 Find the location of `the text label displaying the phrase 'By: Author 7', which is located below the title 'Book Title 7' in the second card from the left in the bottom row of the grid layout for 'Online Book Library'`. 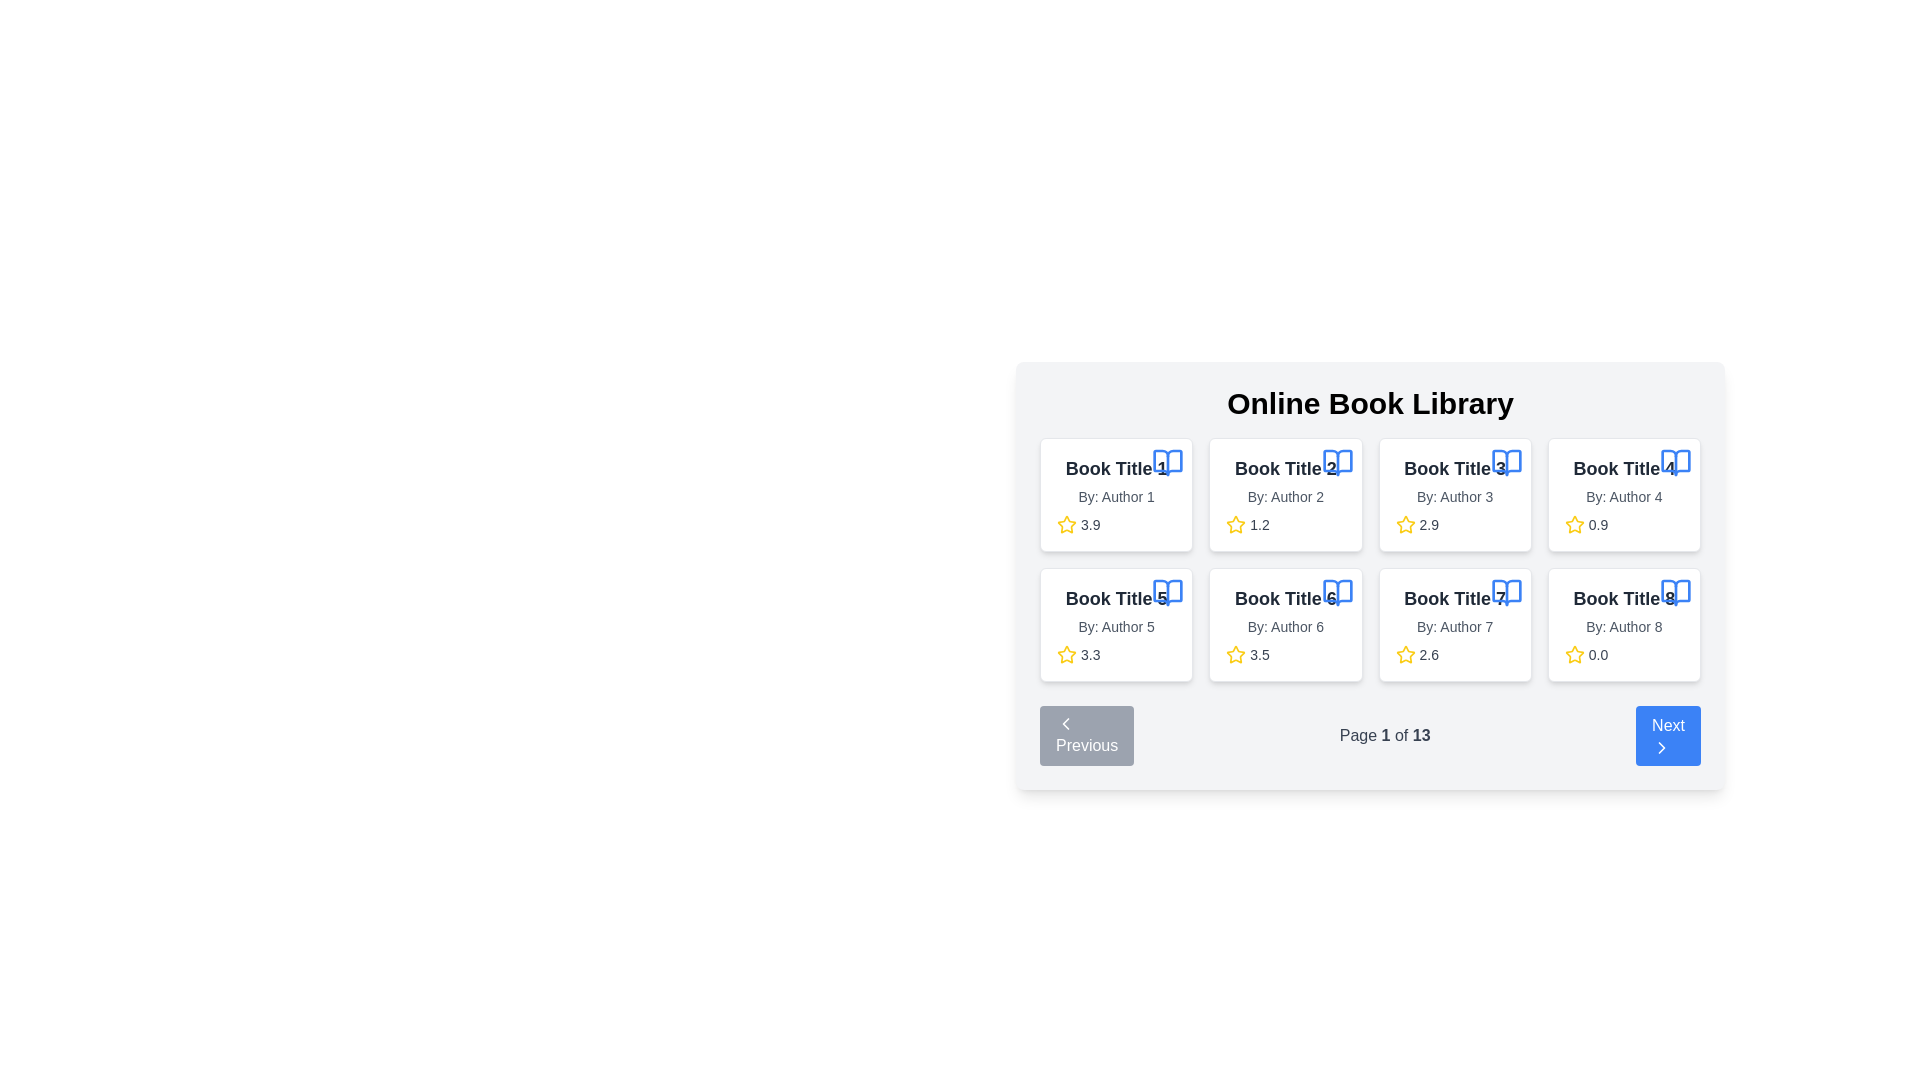

the text label displaying the phrase 'By: Author 7', which is located below the title 'Book Title 7' in the second card from the left in the bottom row of the grid layout for 'Online Book Library' is located at coordinates (1455, 626).